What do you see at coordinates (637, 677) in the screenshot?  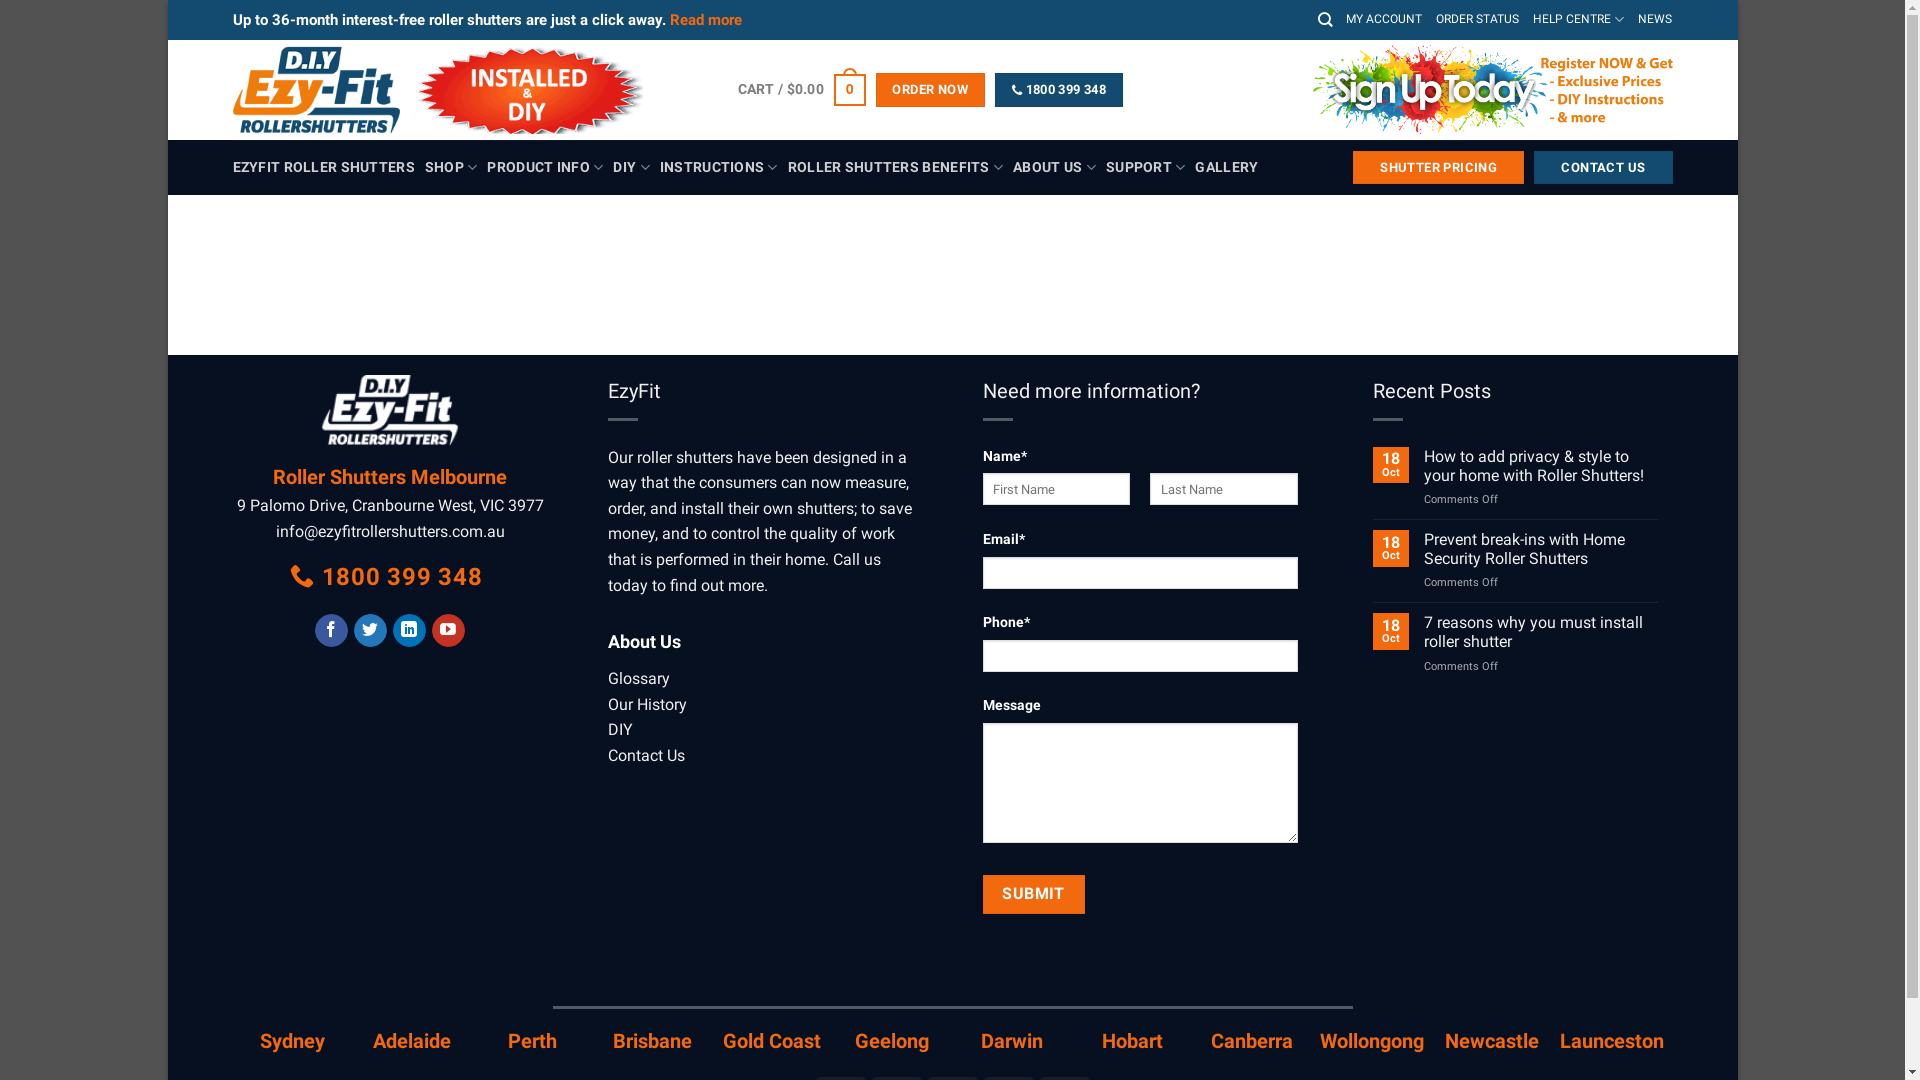 I see `'Glossary'` at bounding box center [637, 677].